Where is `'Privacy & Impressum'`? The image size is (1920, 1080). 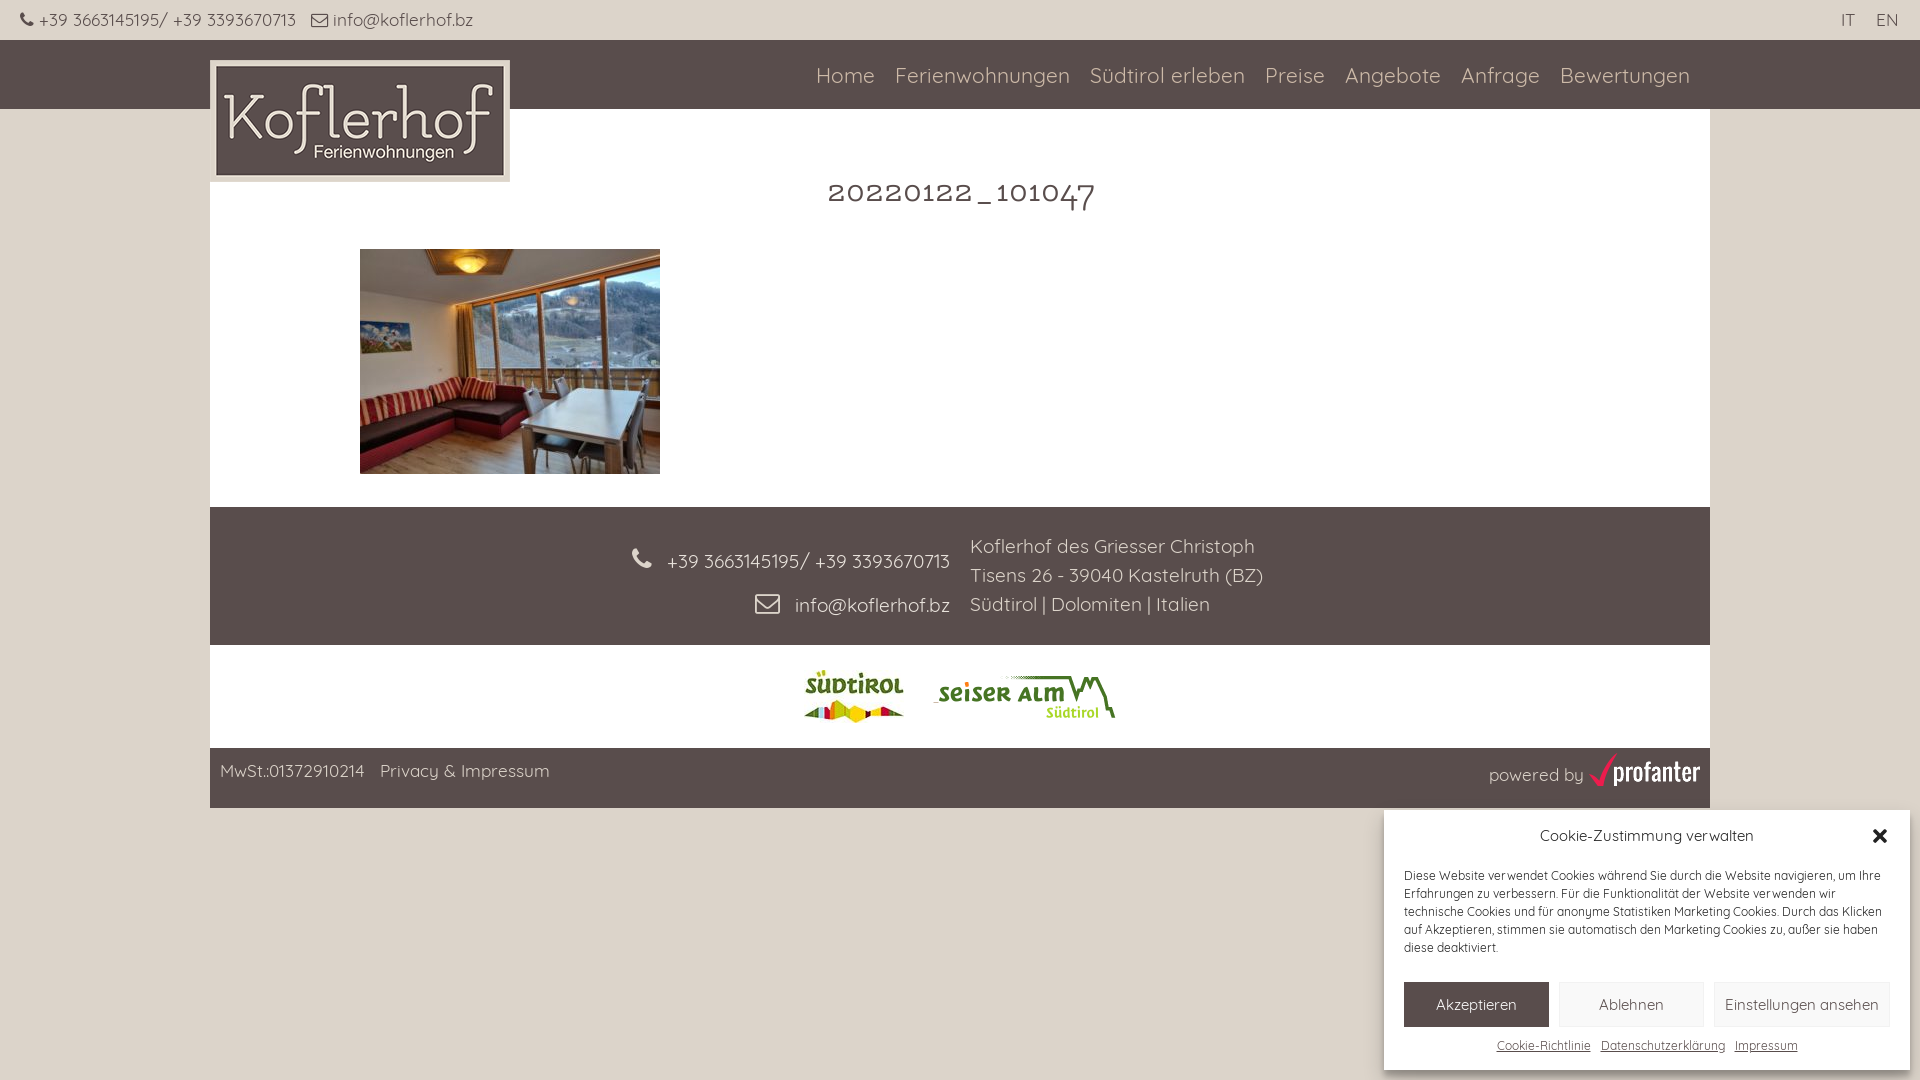
'Privacy & Impressum' is located at coordinates (464, 769).